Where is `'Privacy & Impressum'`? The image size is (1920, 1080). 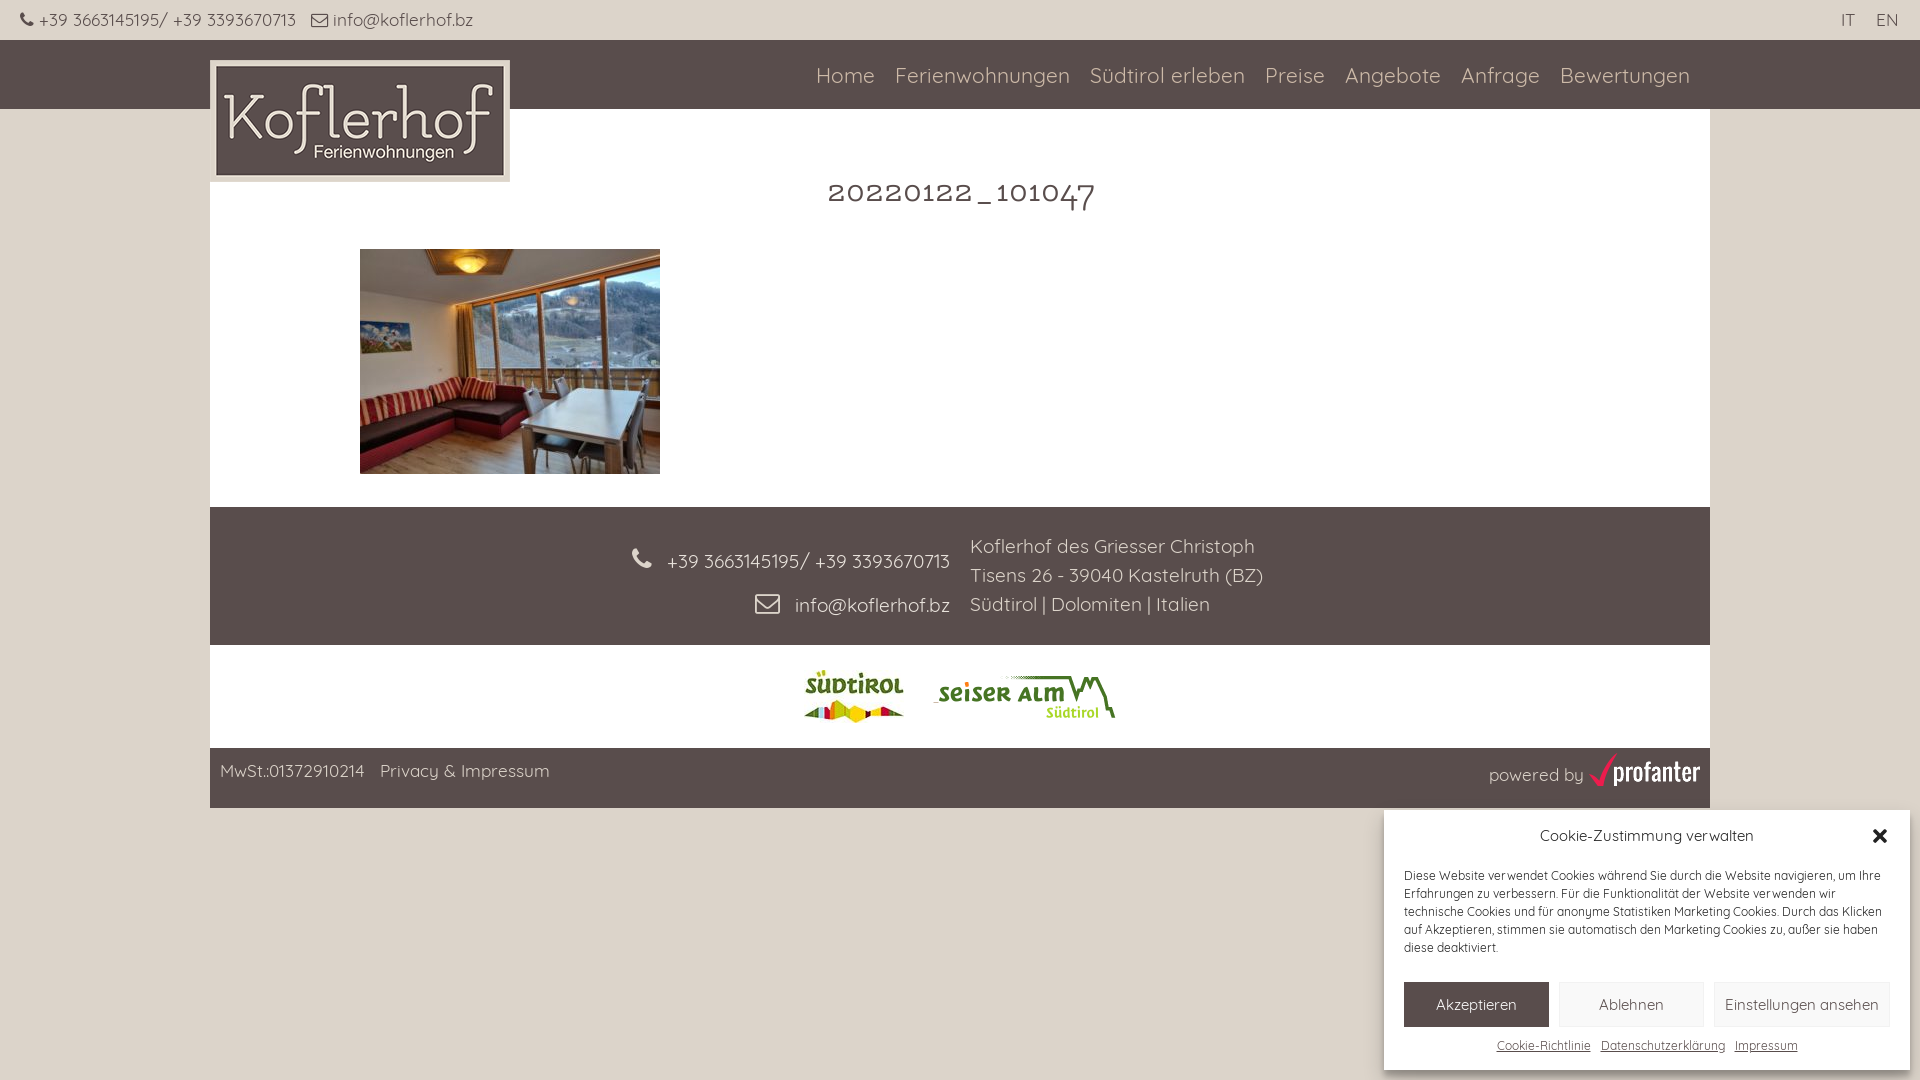
'Privacy & Impressum' is located at coordinates (464, 769).